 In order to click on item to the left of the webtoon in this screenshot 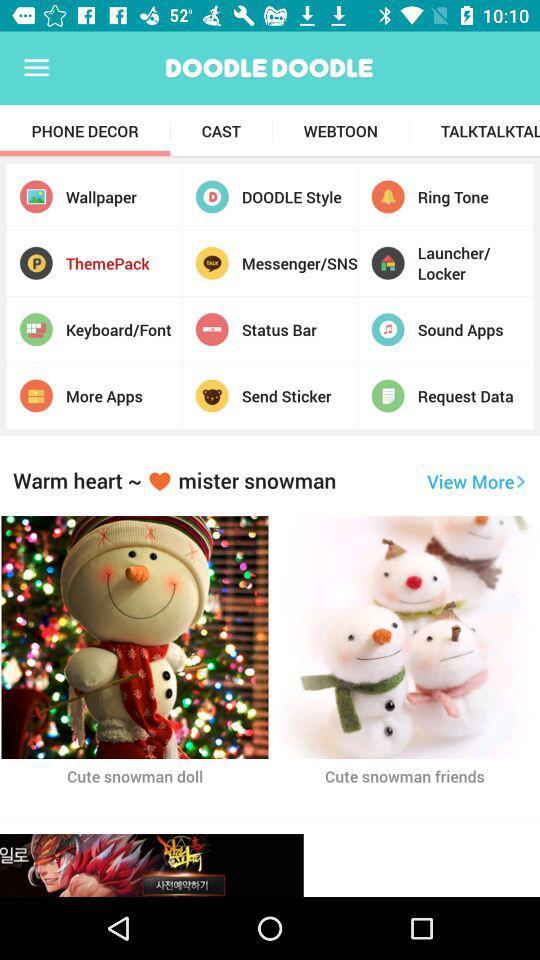, I will do `click(220, 130)`.